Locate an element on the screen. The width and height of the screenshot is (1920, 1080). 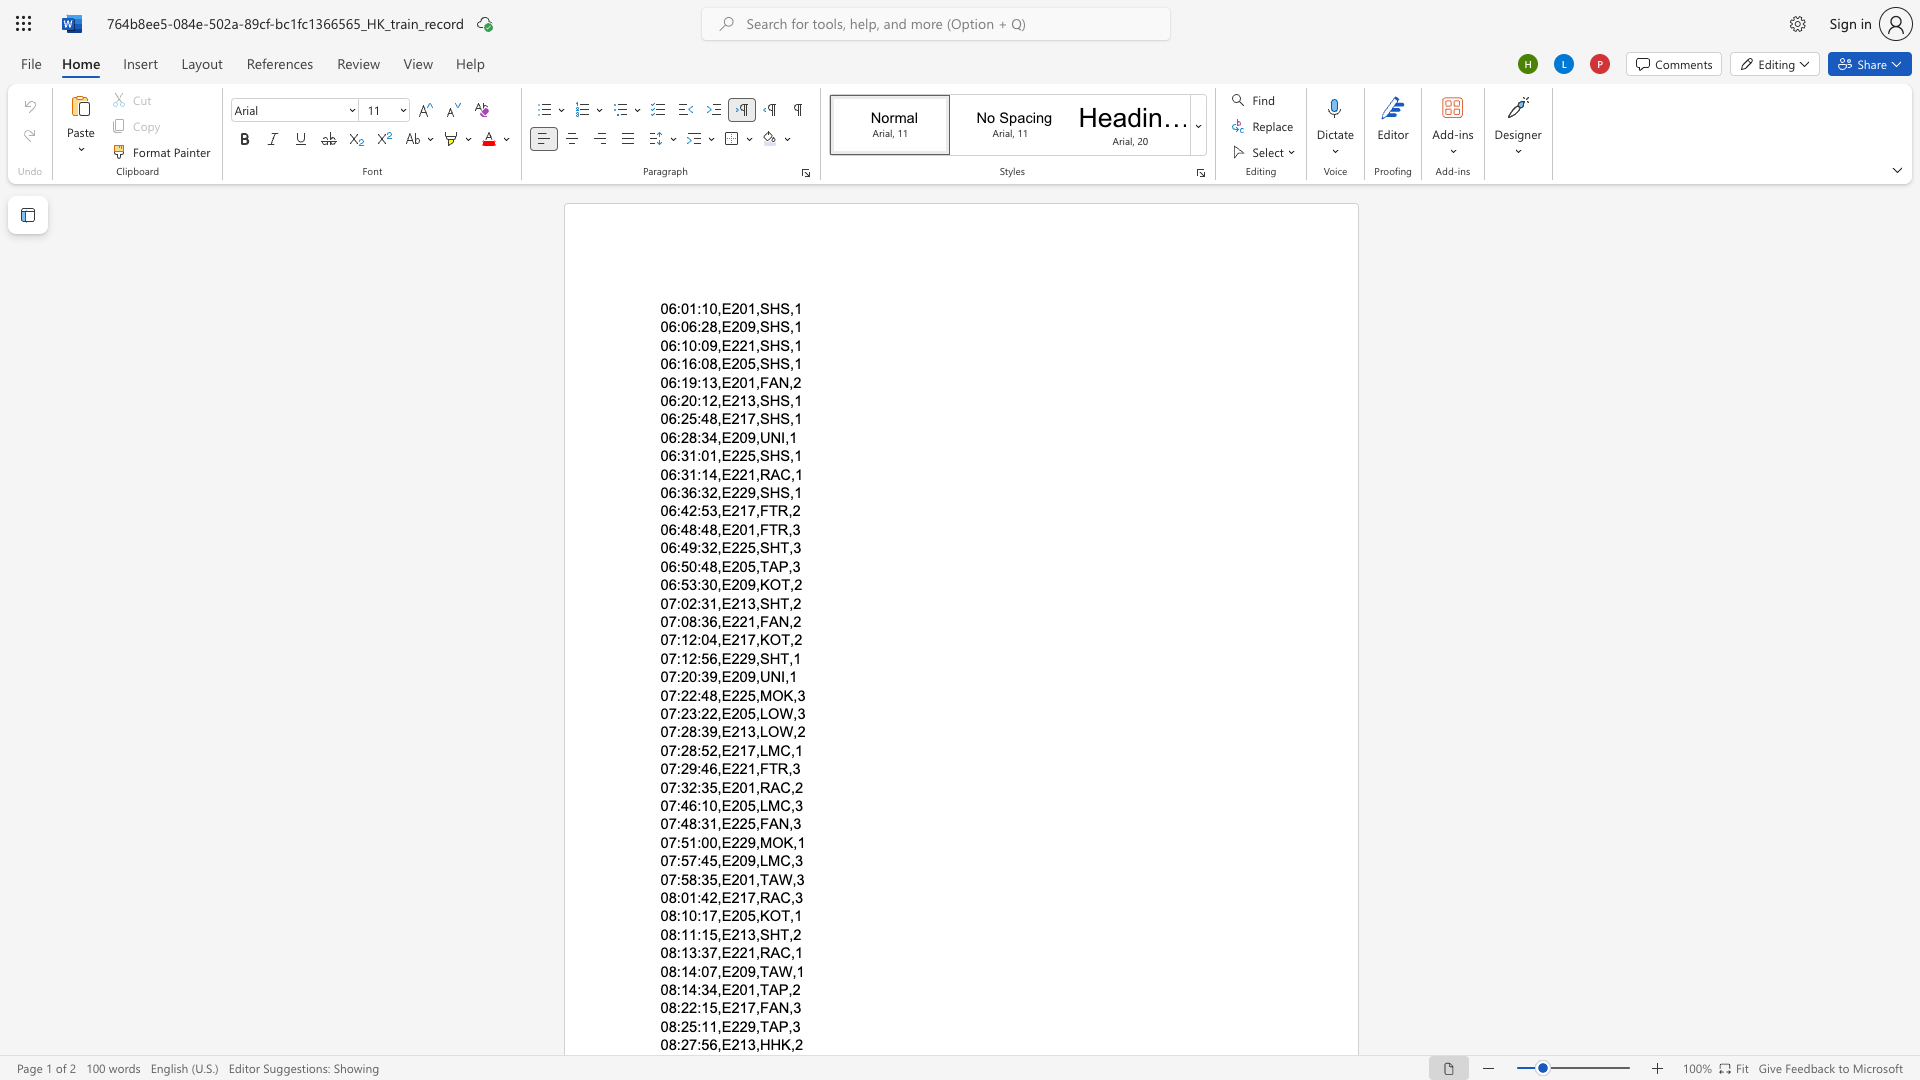
the subset text "01,F" within the text "06:48:48,E201,FTR,3" is located at coordinates (738, 528).